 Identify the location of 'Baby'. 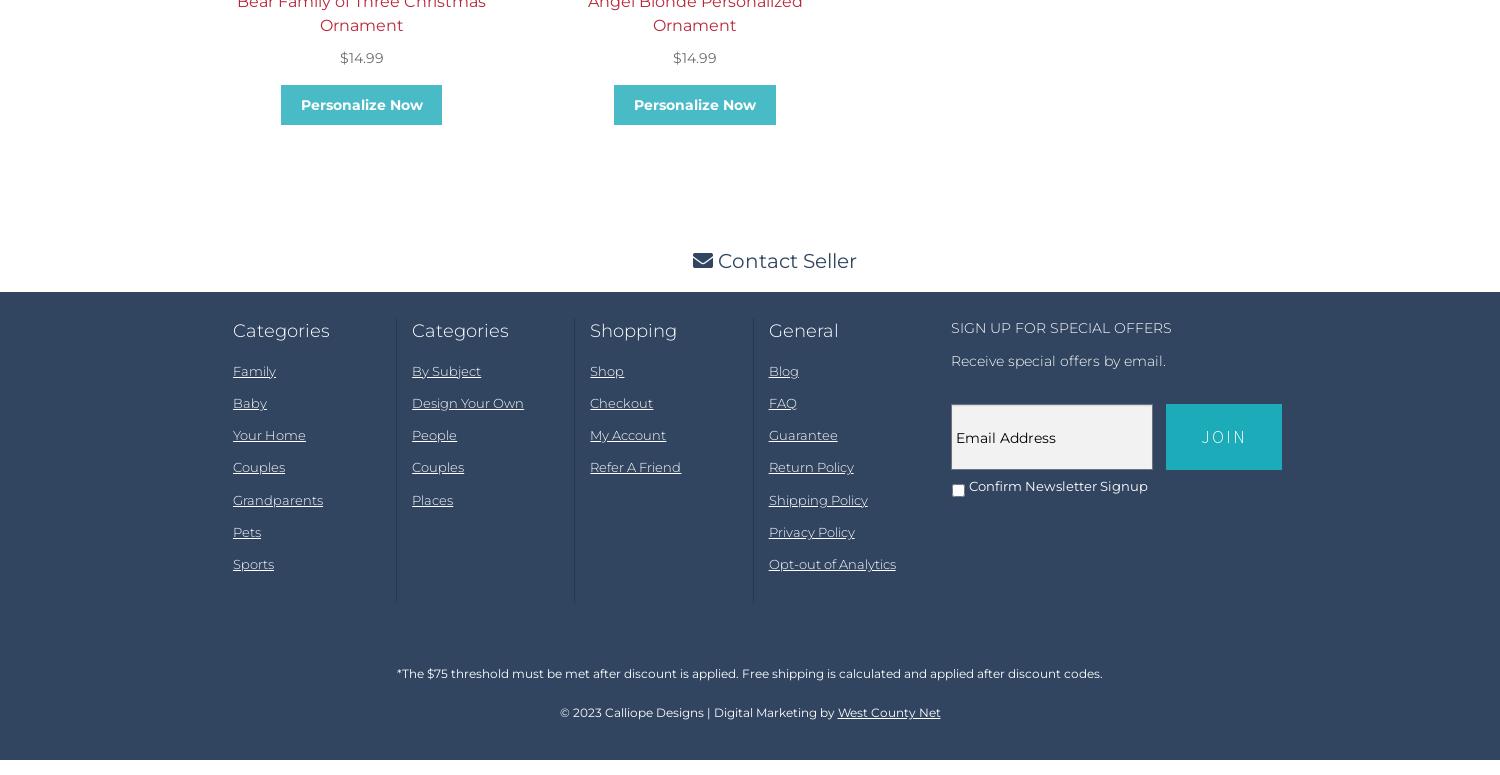
(250, 417).